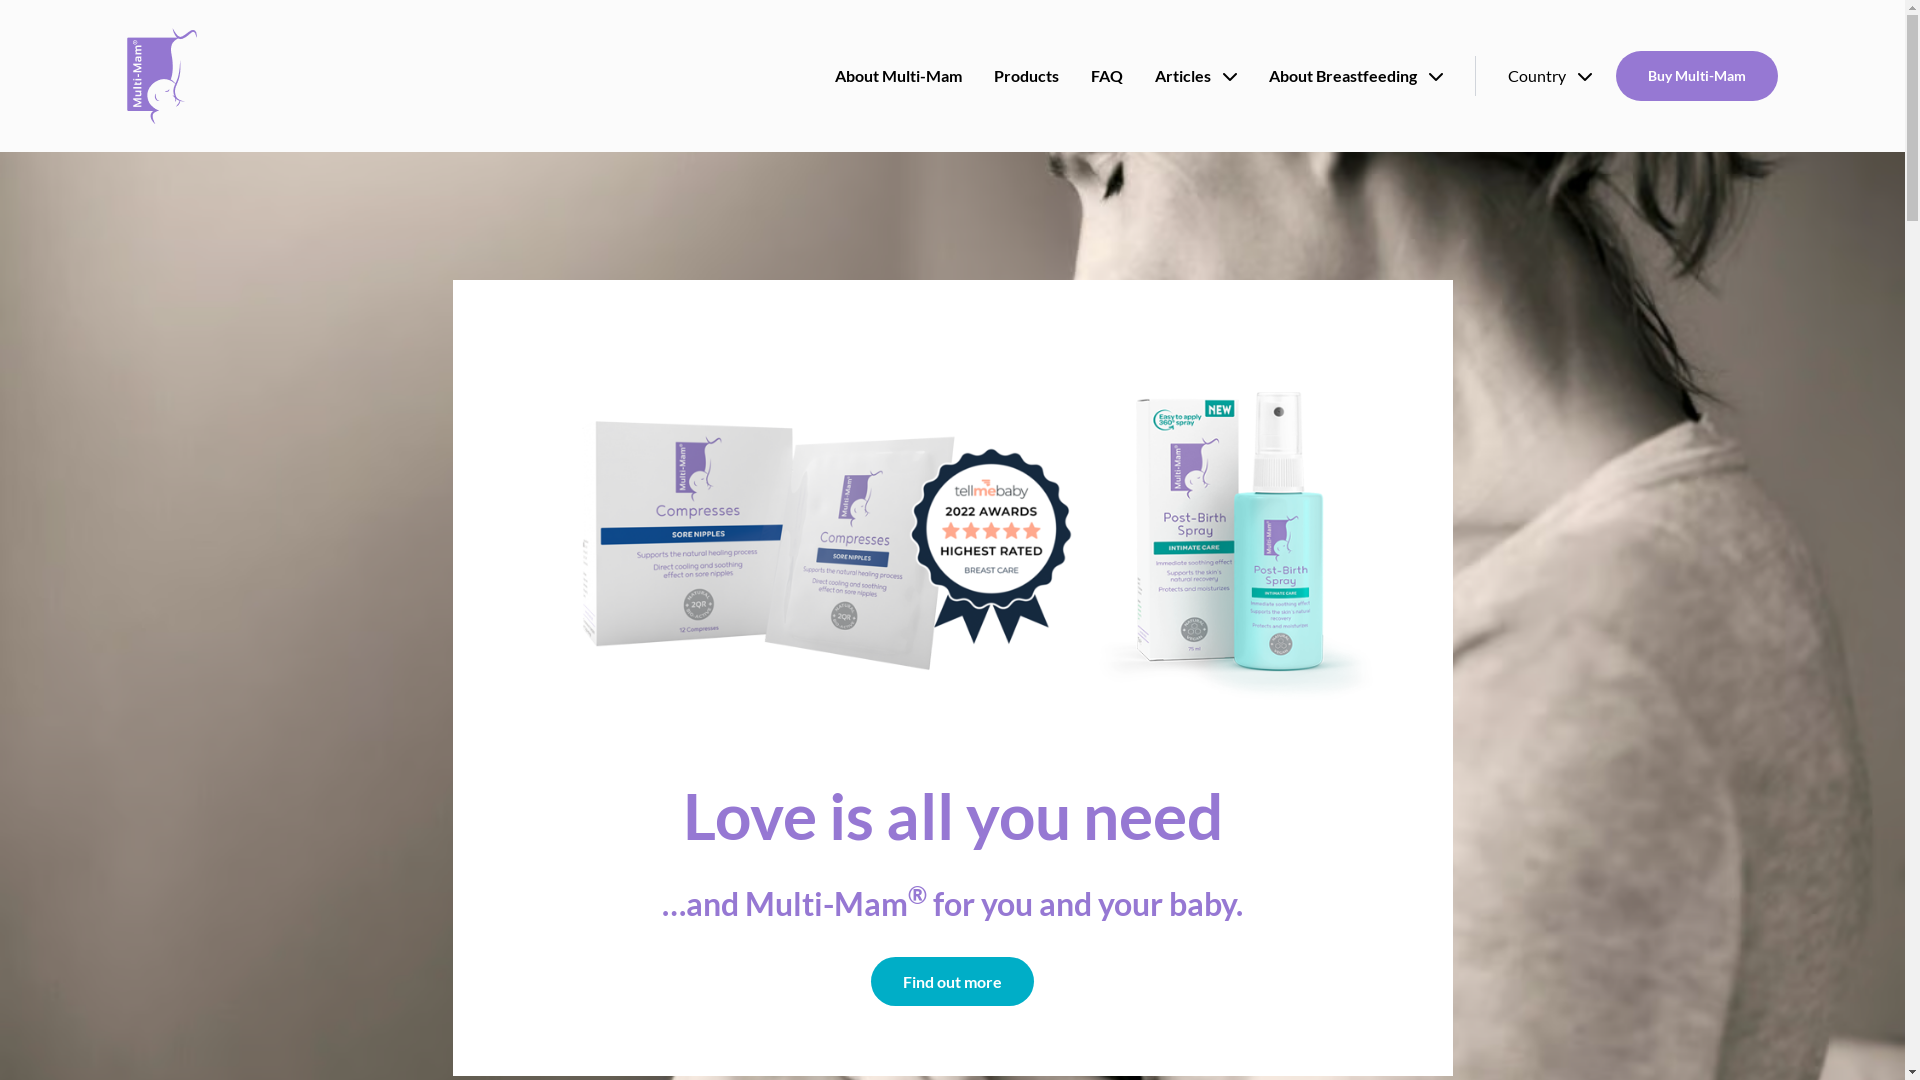  What do you see at coordinates (1356, 75) in the screenshot?
I see `'About Breastfeeding'` at bounding box center [1356, 75].